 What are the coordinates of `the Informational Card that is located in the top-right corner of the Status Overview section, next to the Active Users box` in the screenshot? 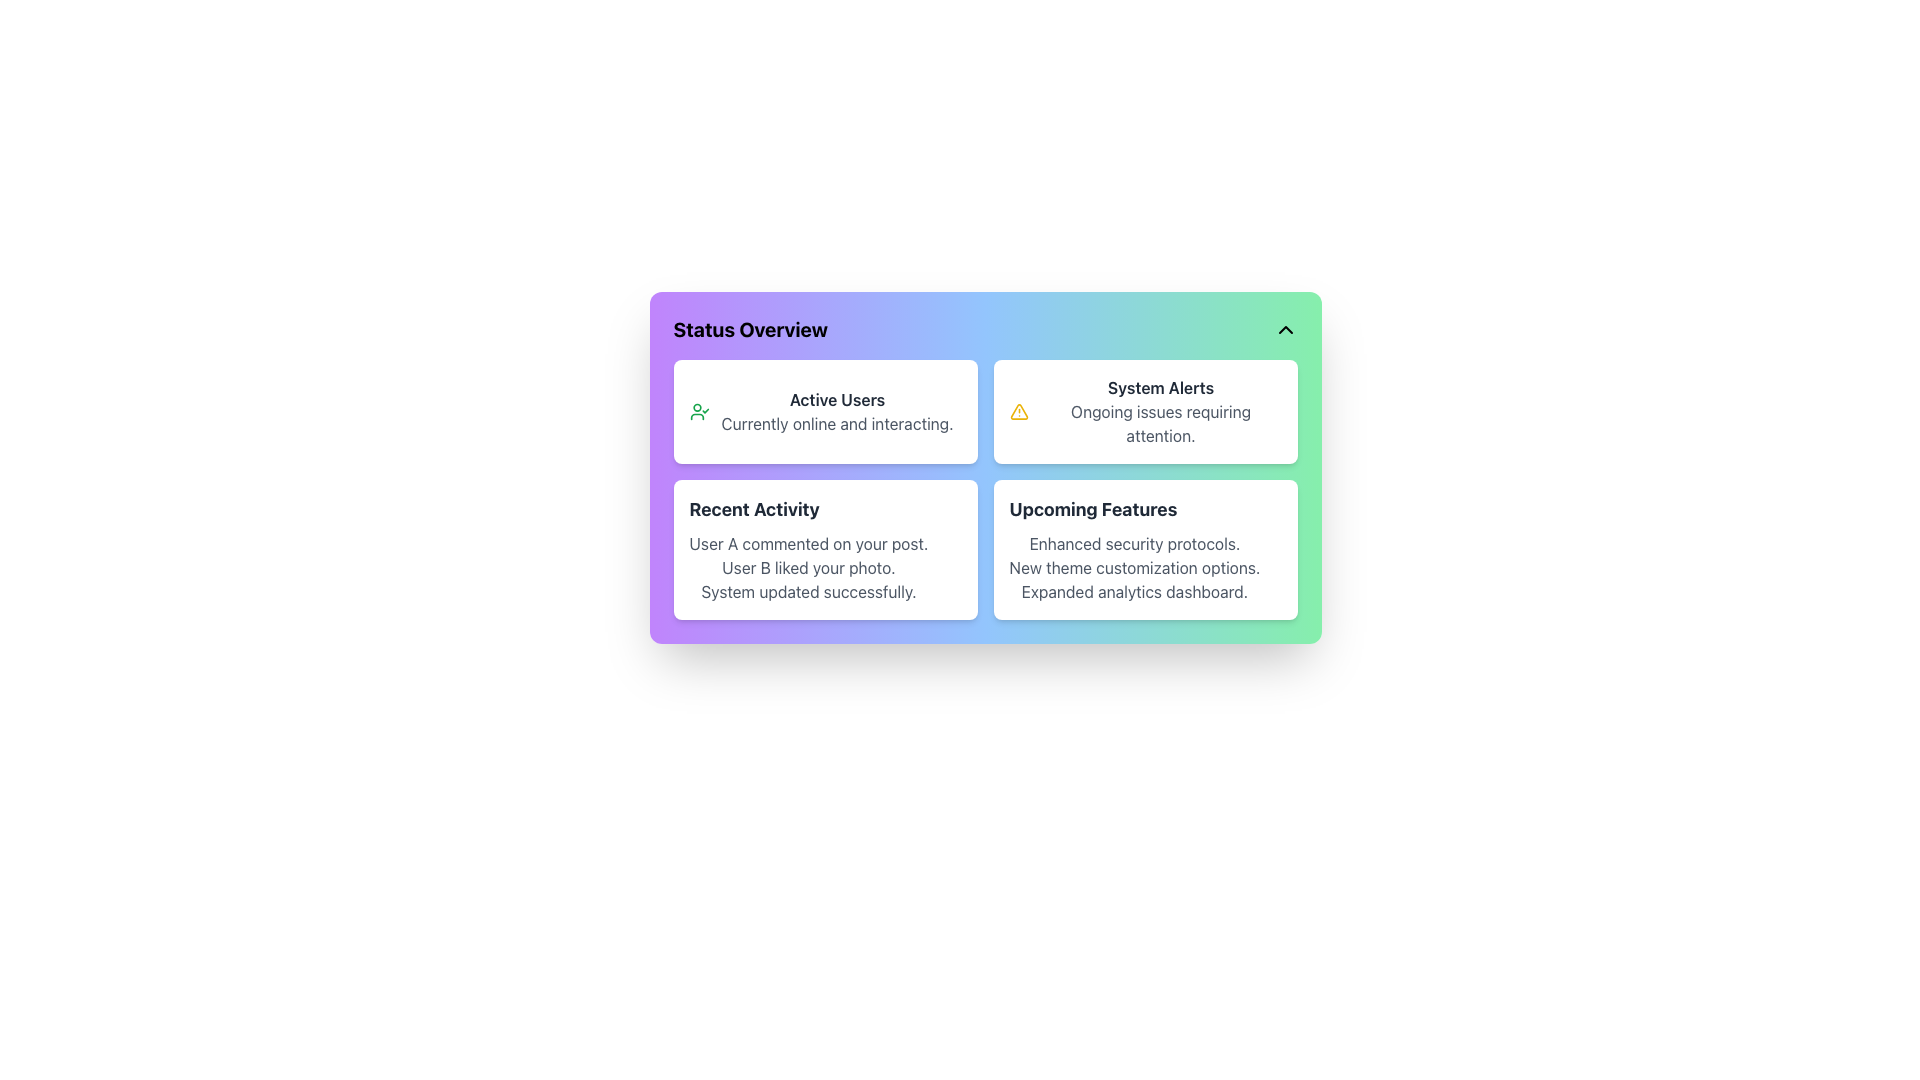 It's located at (1145, 411).